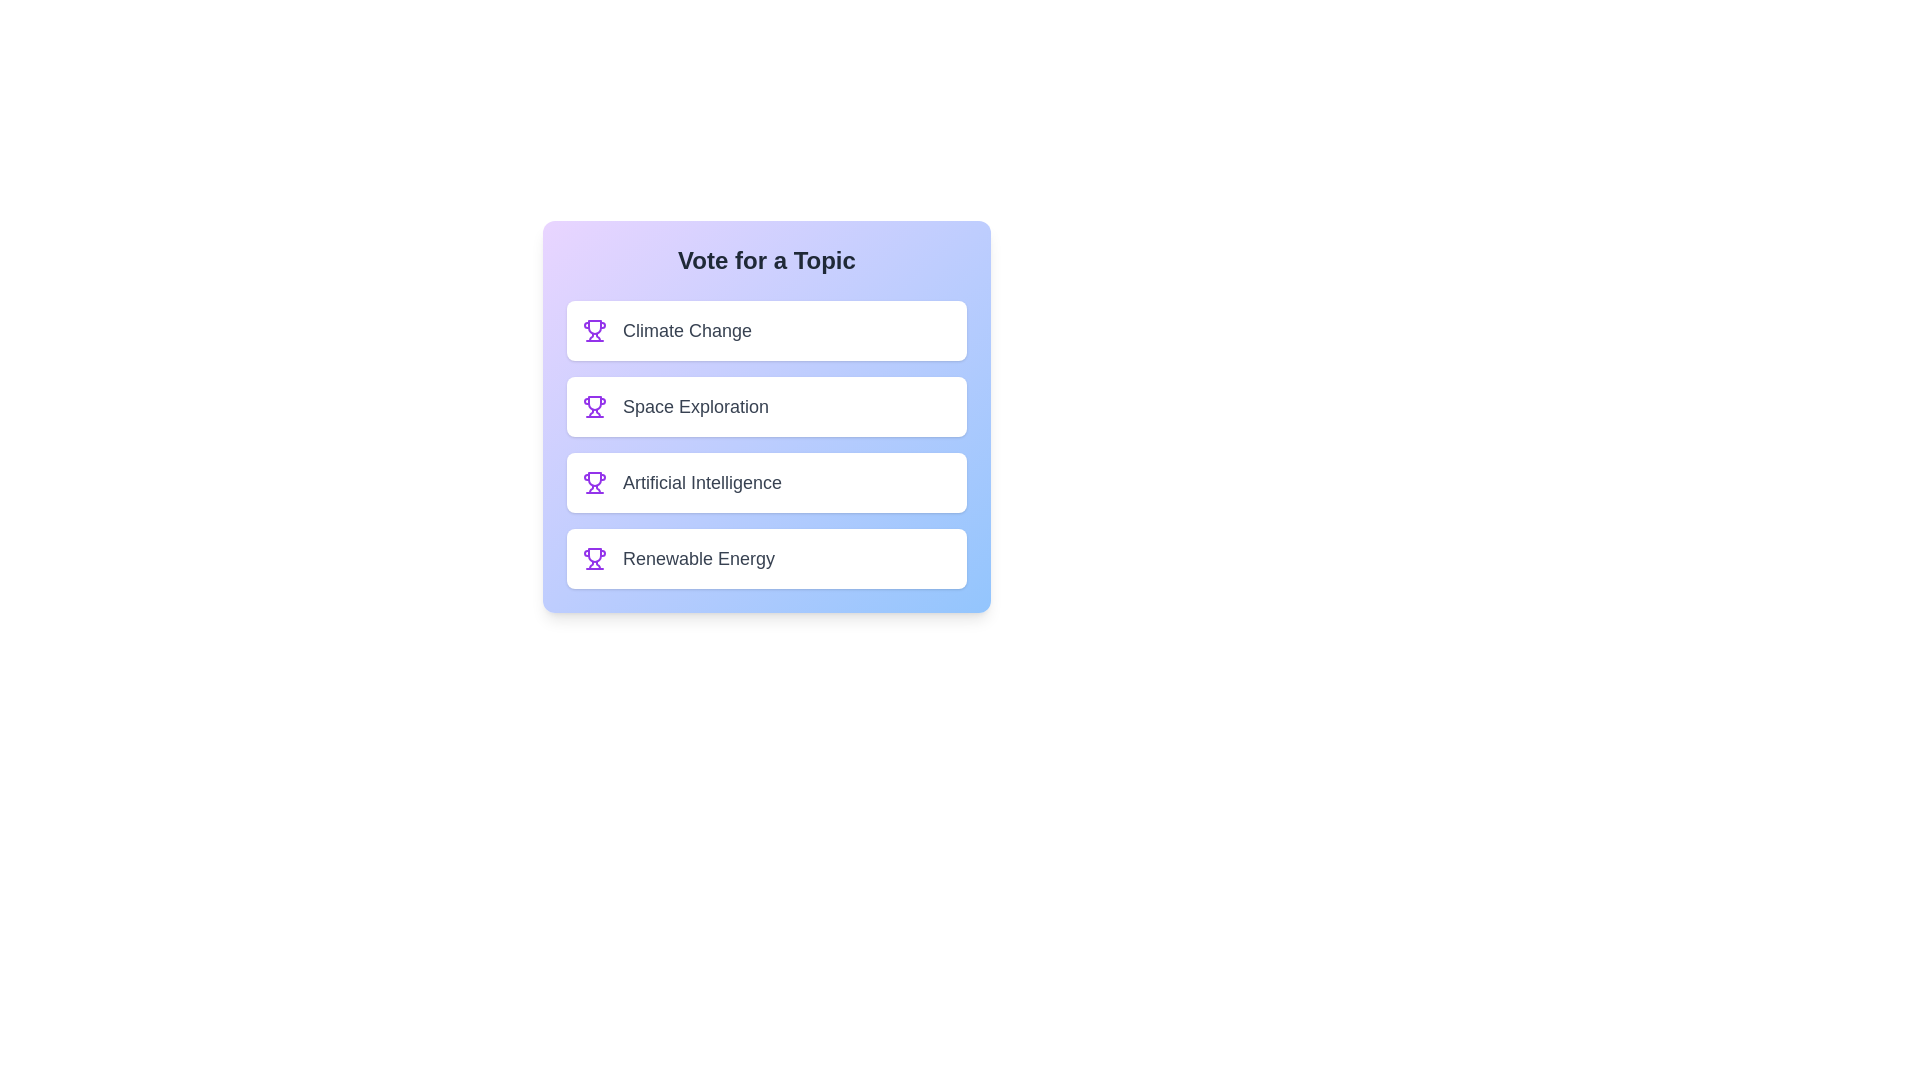 The image size is (1920, 1080). I want to click on the text label titled 'Renewable Energy', which is the bottom-most option in a vertical list of topics beneath 'Artificial Intelligence', so click(699, 559).